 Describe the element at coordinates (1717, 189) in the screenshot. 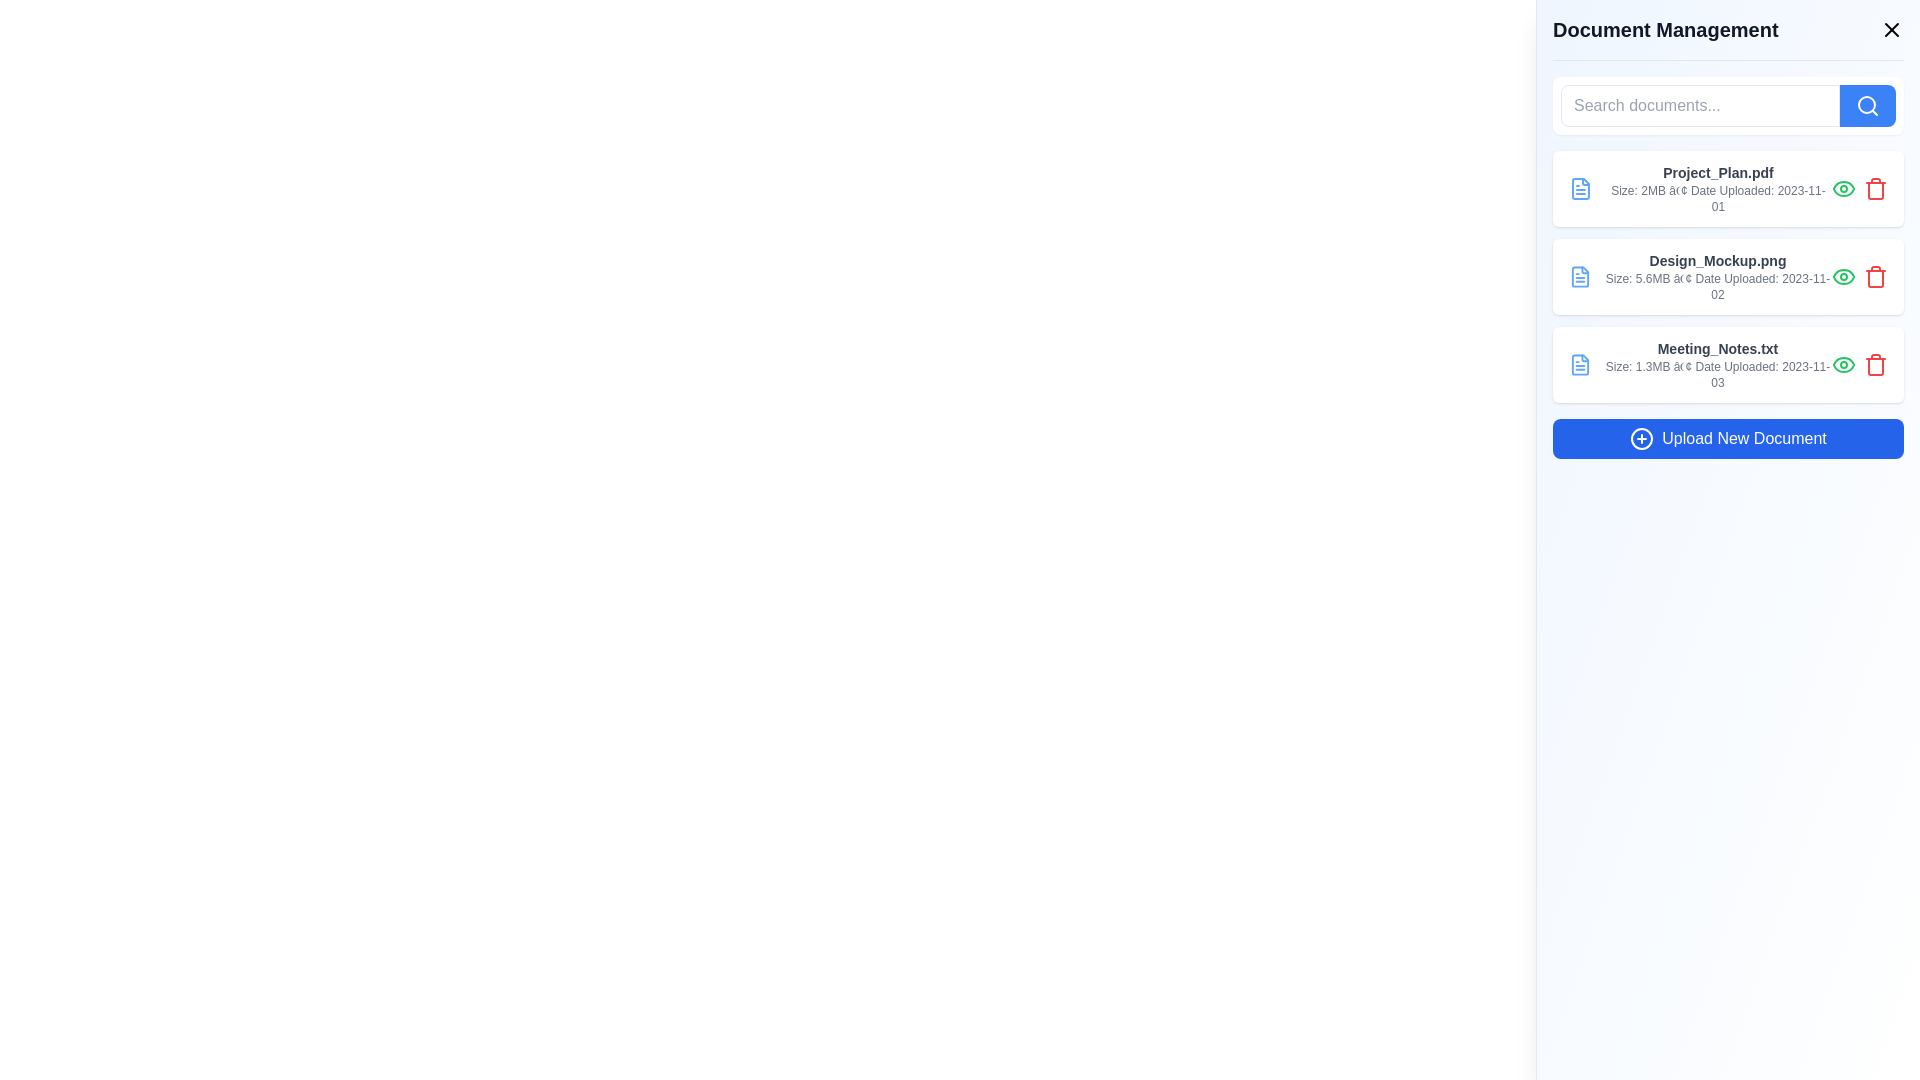

I see `to select the 'Project_Plan.pdf' file in the right panel's document list, which is the first element above 'Design_Mockup.png' and 'Meeting_Notes.txt'` at that location.